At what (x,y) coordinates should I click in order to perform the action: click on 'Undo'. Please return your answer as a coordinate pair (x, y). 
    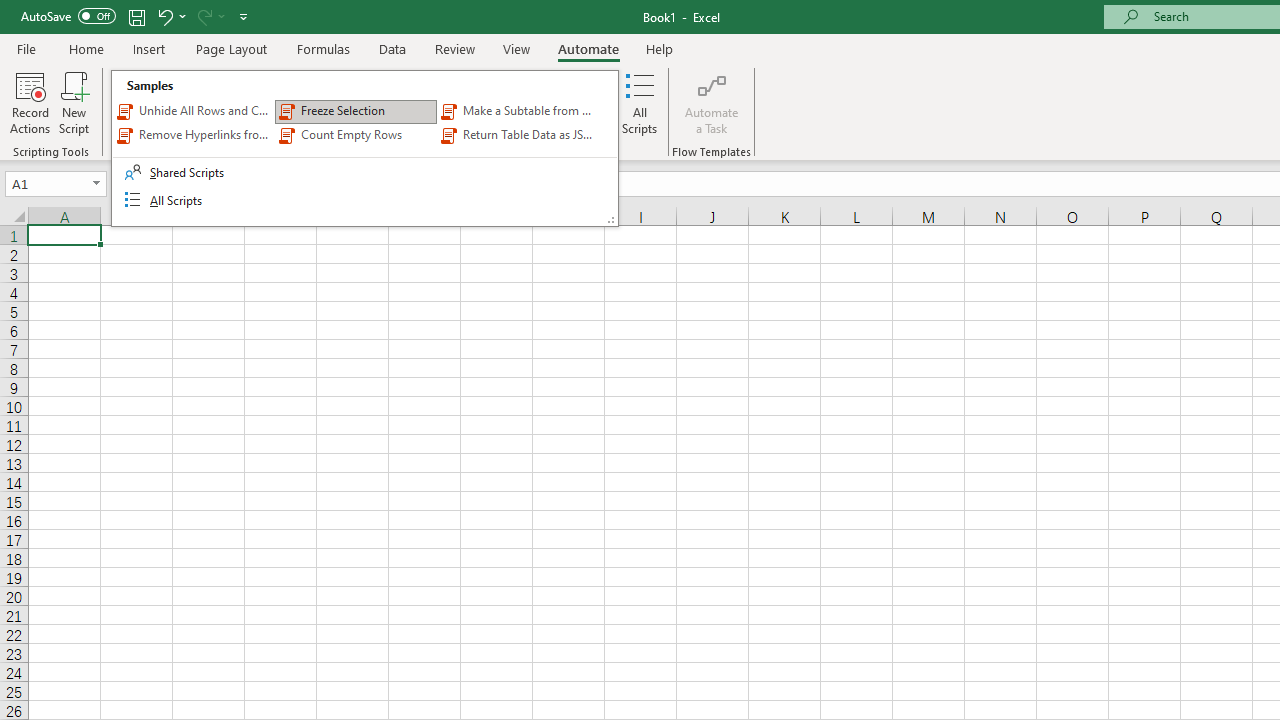
    Looking at the image, I should click on (170, 16).